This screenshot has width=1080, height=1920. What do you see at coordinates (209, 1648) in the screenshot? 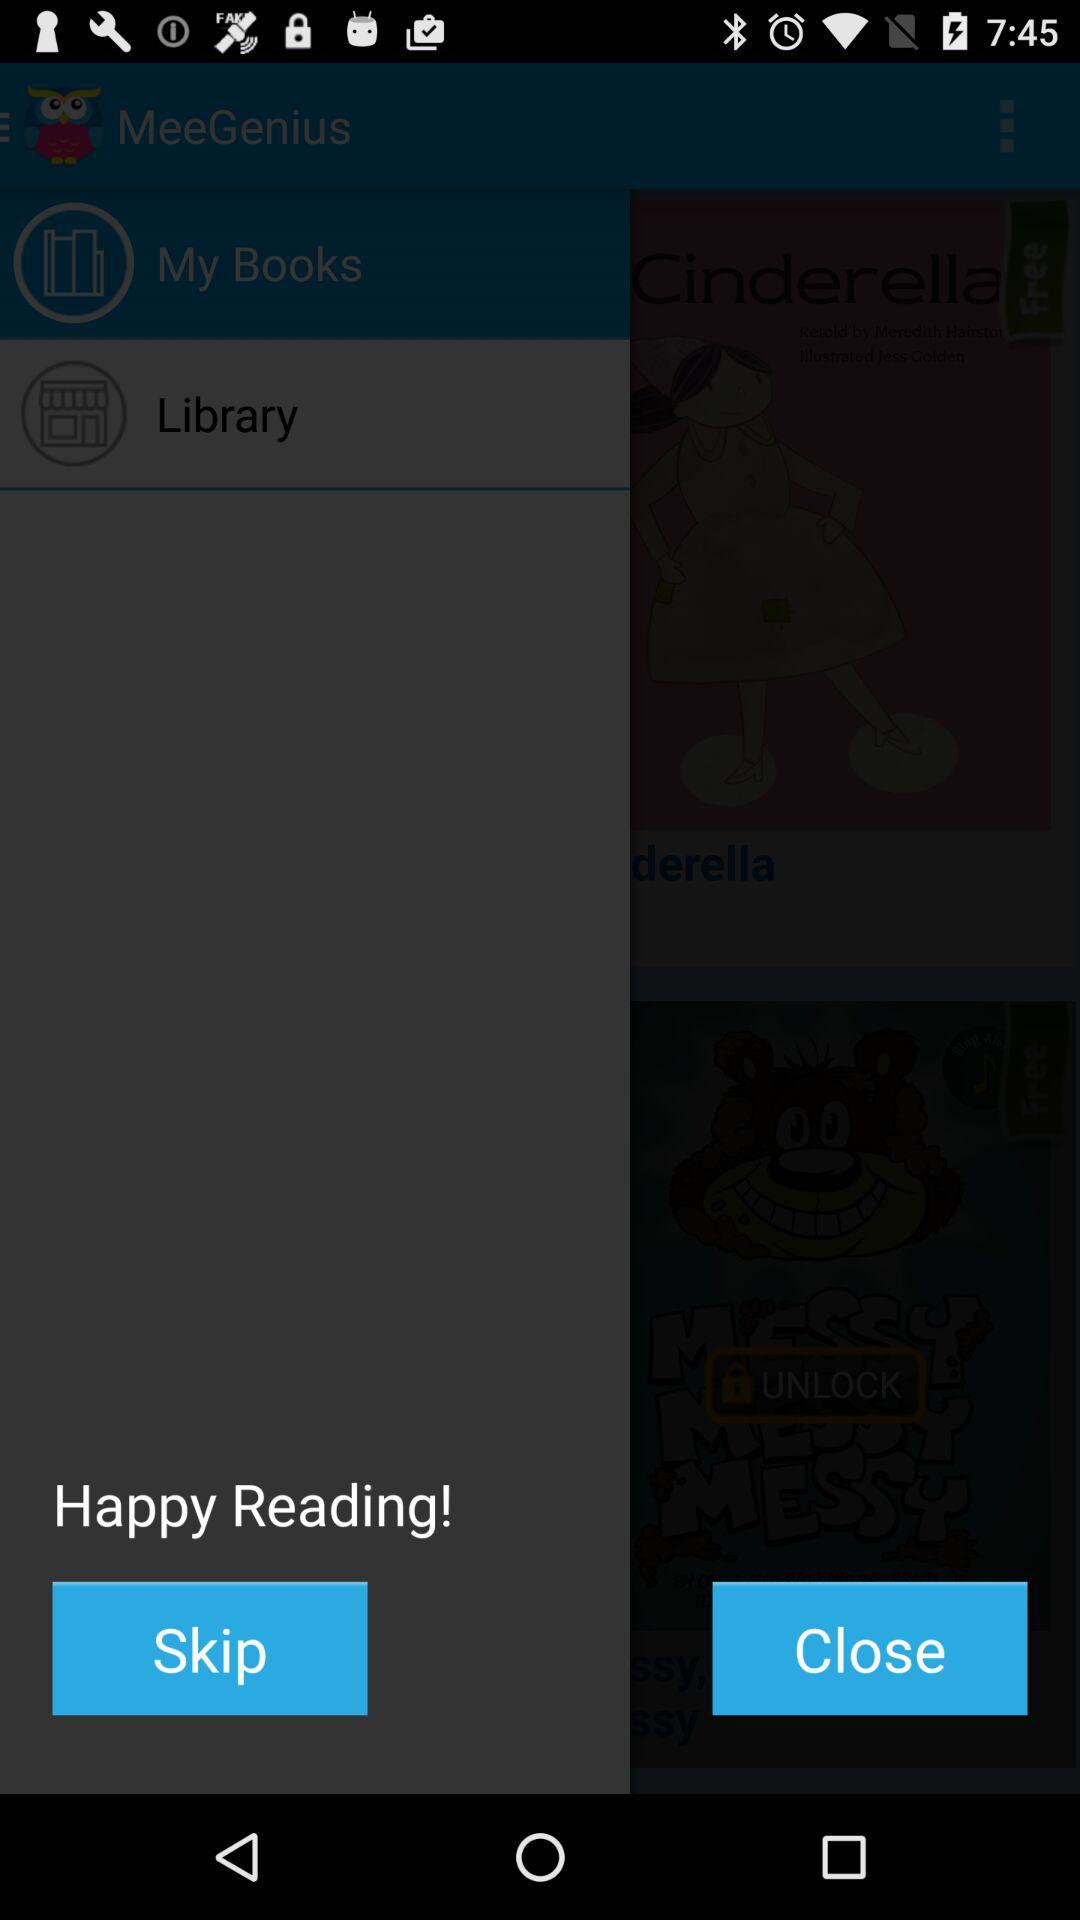
I see `the button to the left of close button` at bounding box center [209, 1648].